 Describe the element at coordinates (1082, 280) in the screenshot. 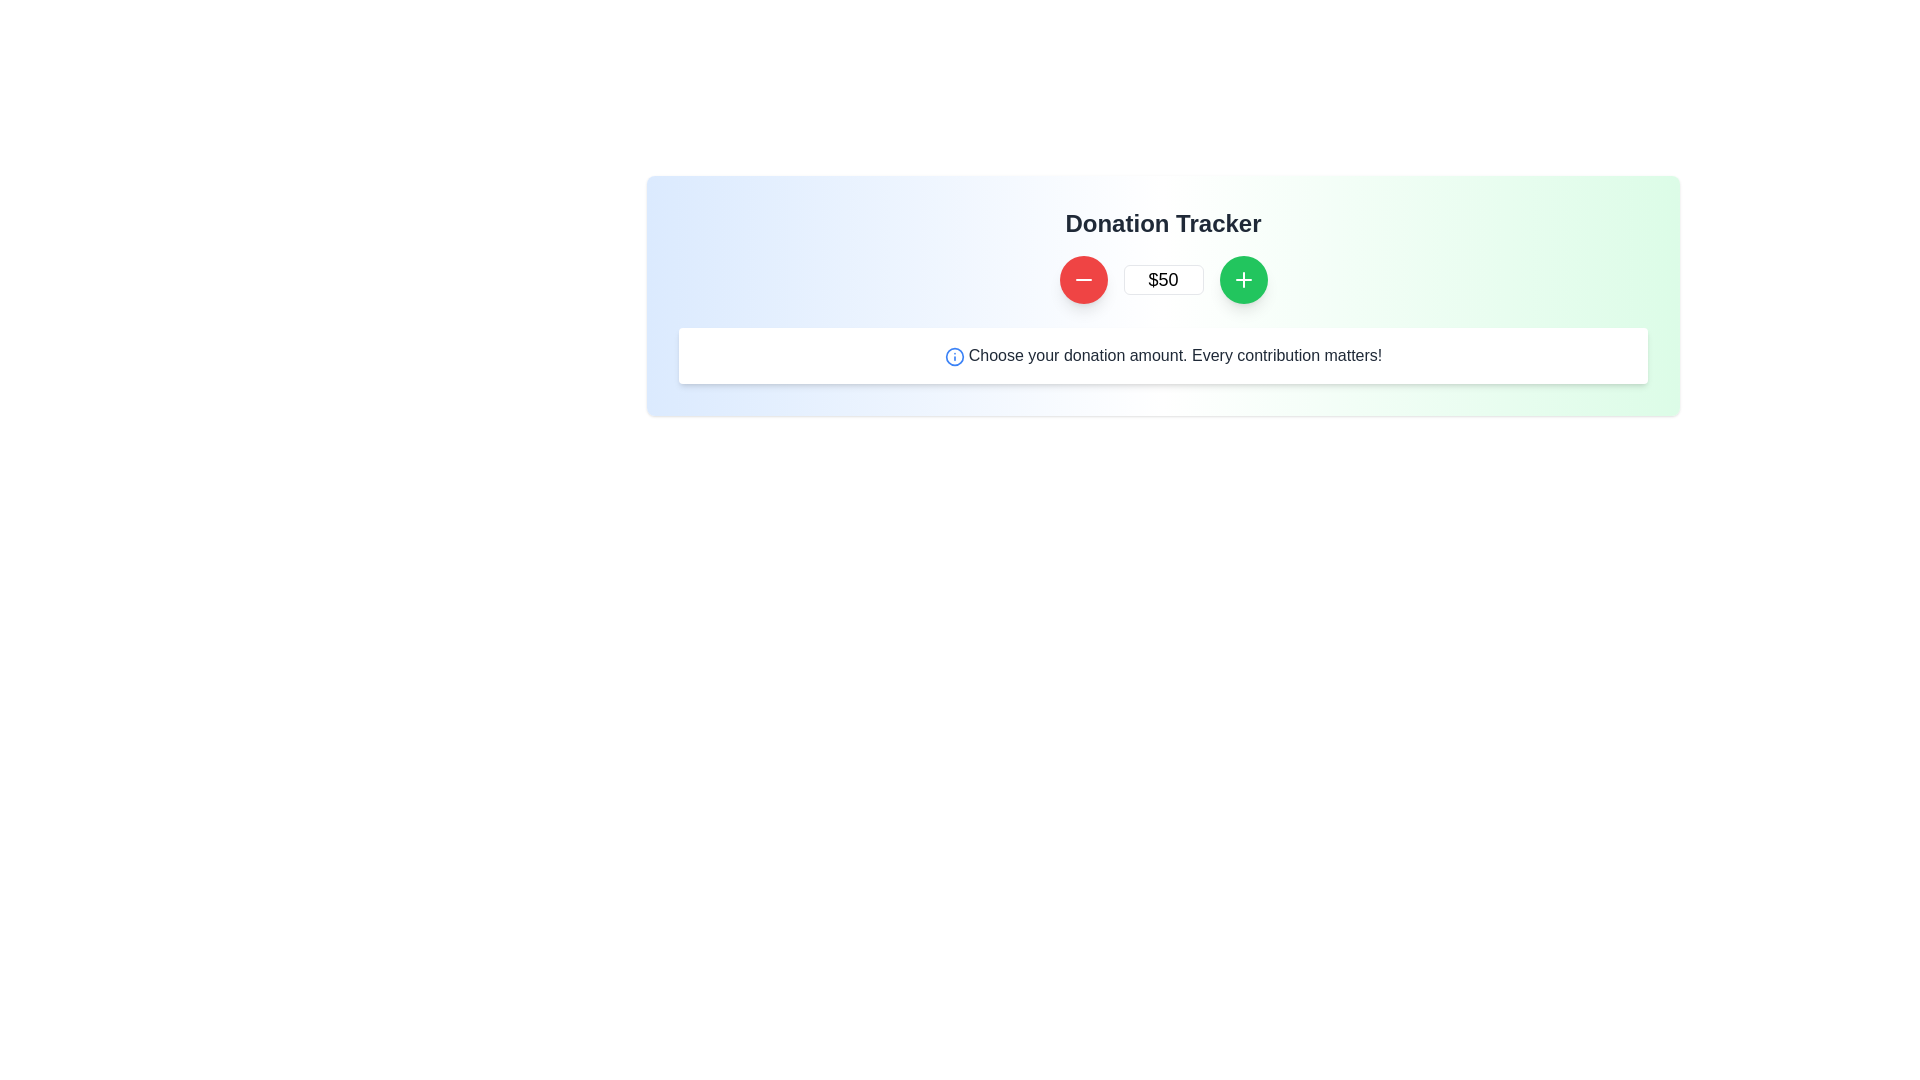

I see `the button to decrease the donation amount located in the donation tracker interface, which is positioned under the title 'Donation Tracker' and is the first element to the left of the text input field showing '$50'` at that location.